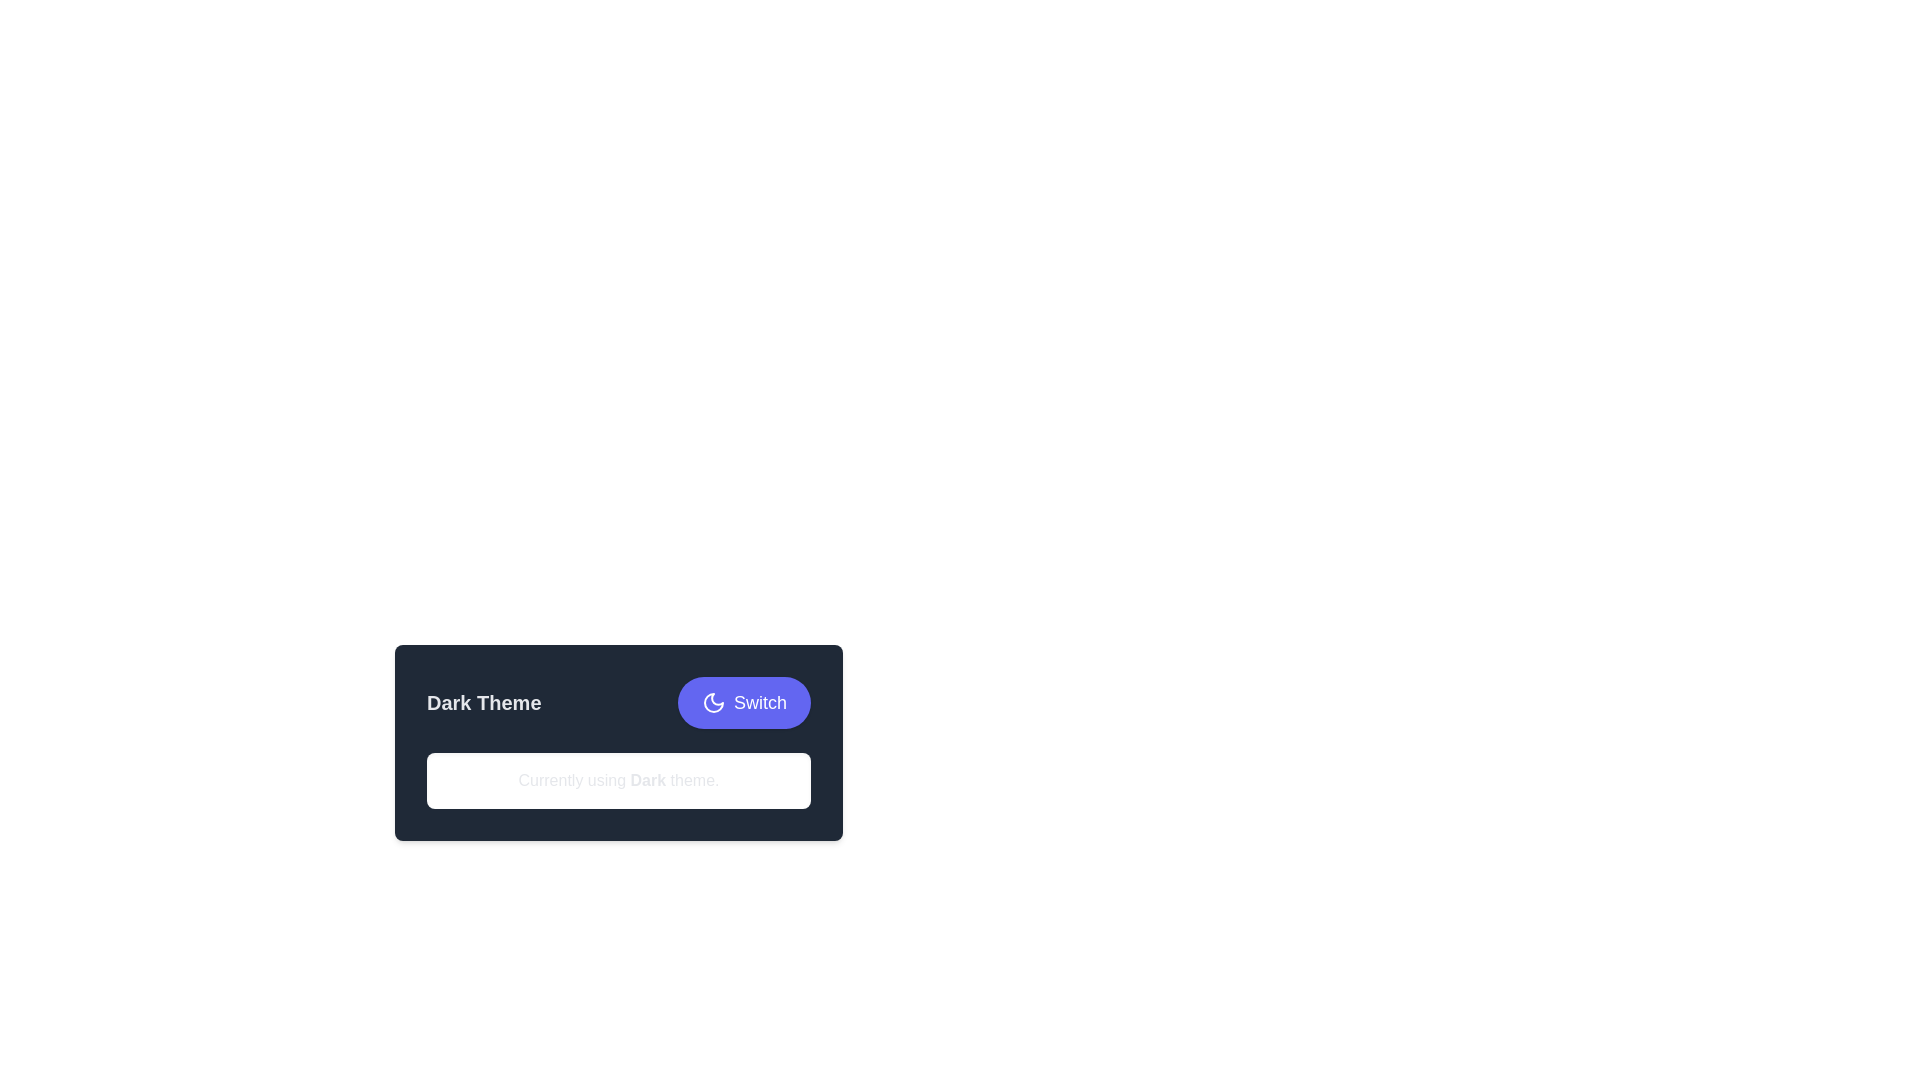  I want to click on the 'Switch' button to toggle the theme, so click(743, 701).